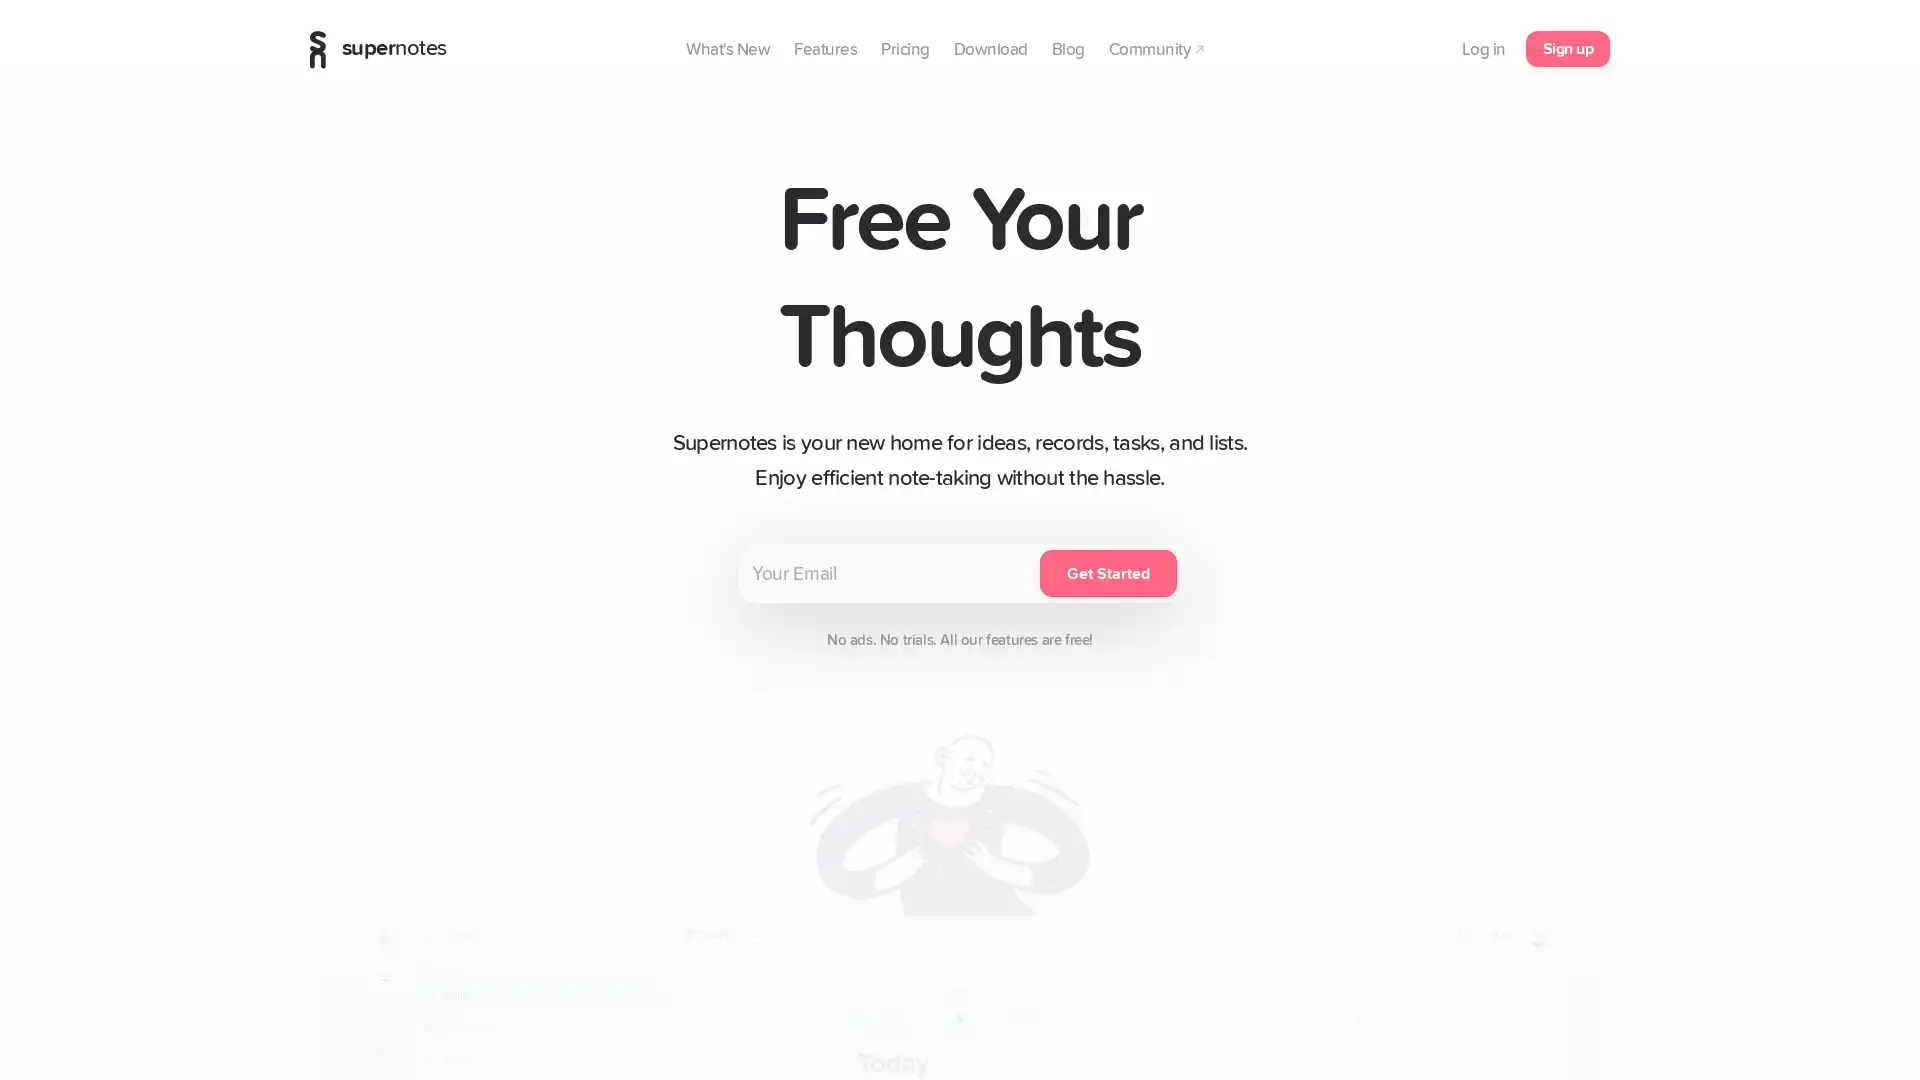 The image size is (1920, 1080). I want to click on Get Started, so click(1107, 573).